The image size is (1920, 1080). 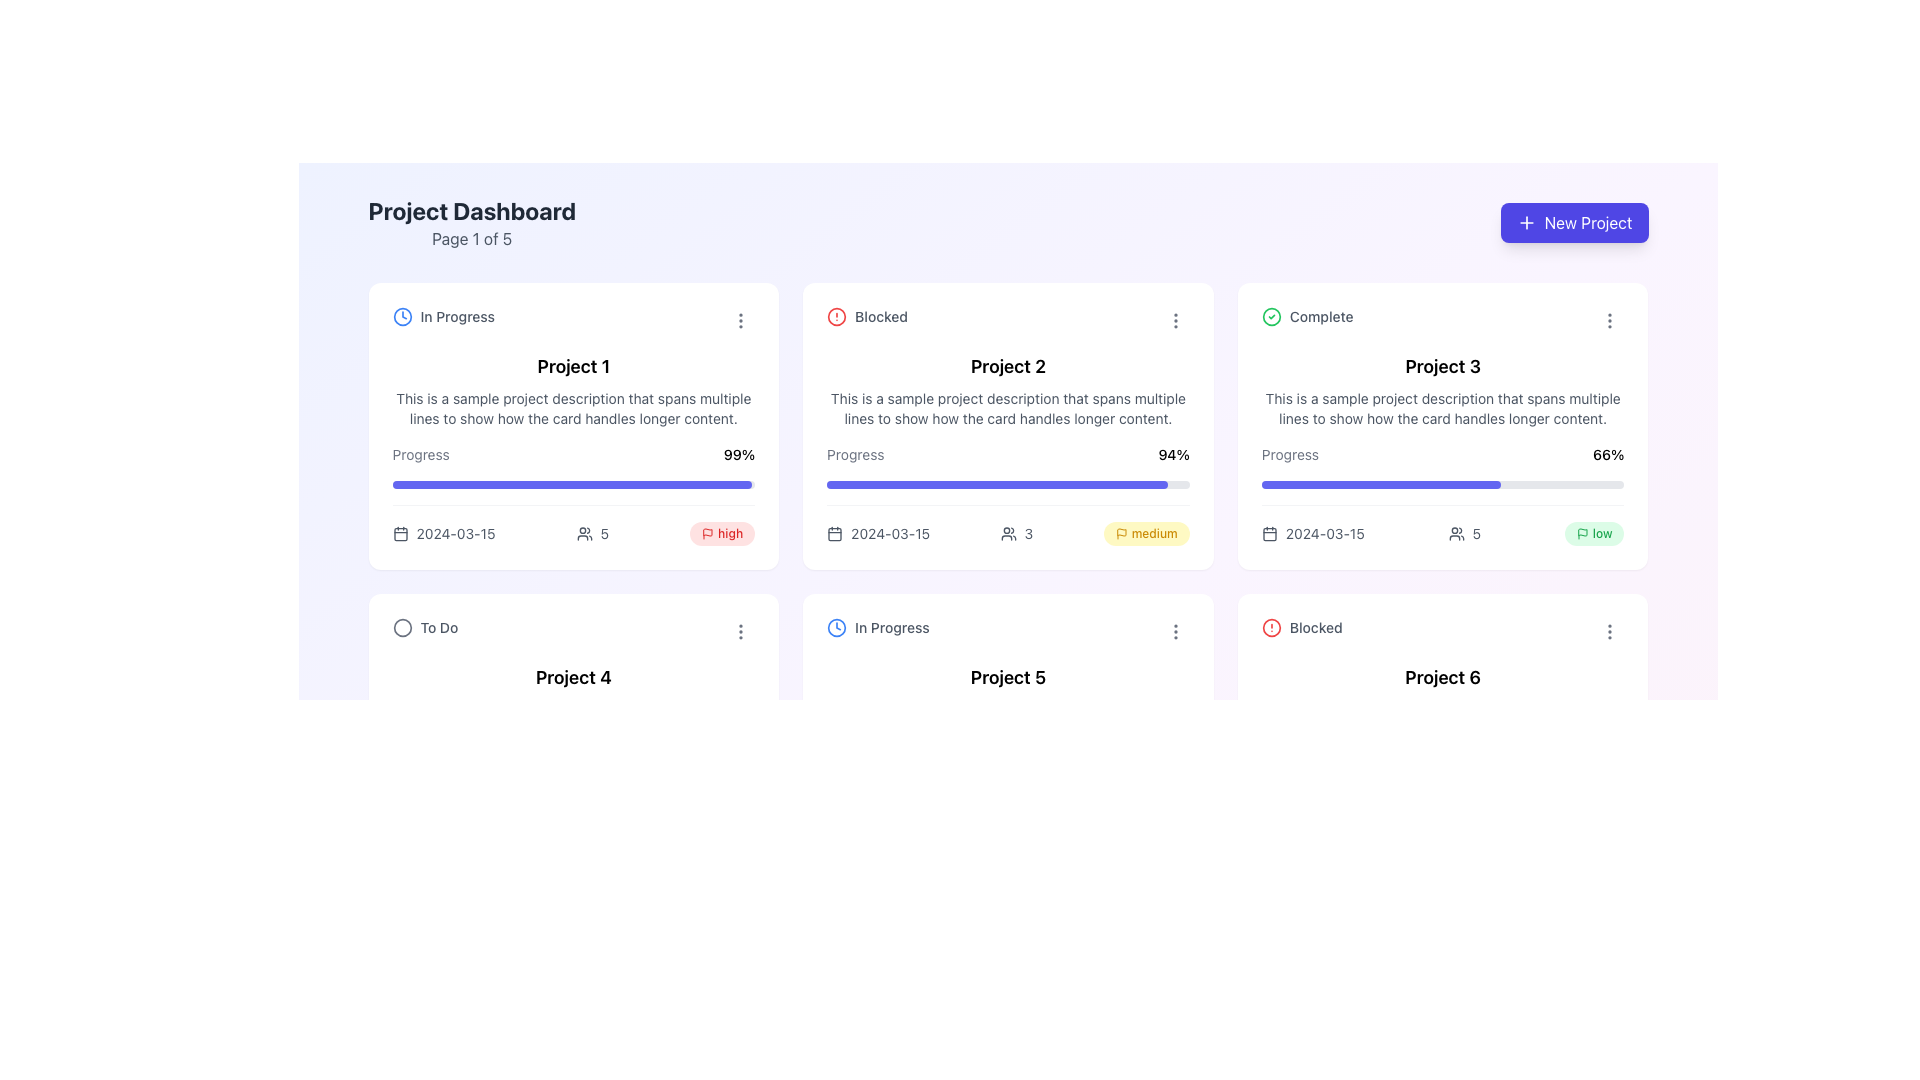 What do you see at coordinates (1443, 495) in the screenshot?
I see `the current progress of the task represented by the progress bar located in the 'Project 3' card, which is positioned below the project description and above the date, participant count, and priority level` at bounding box center [1443, 495].